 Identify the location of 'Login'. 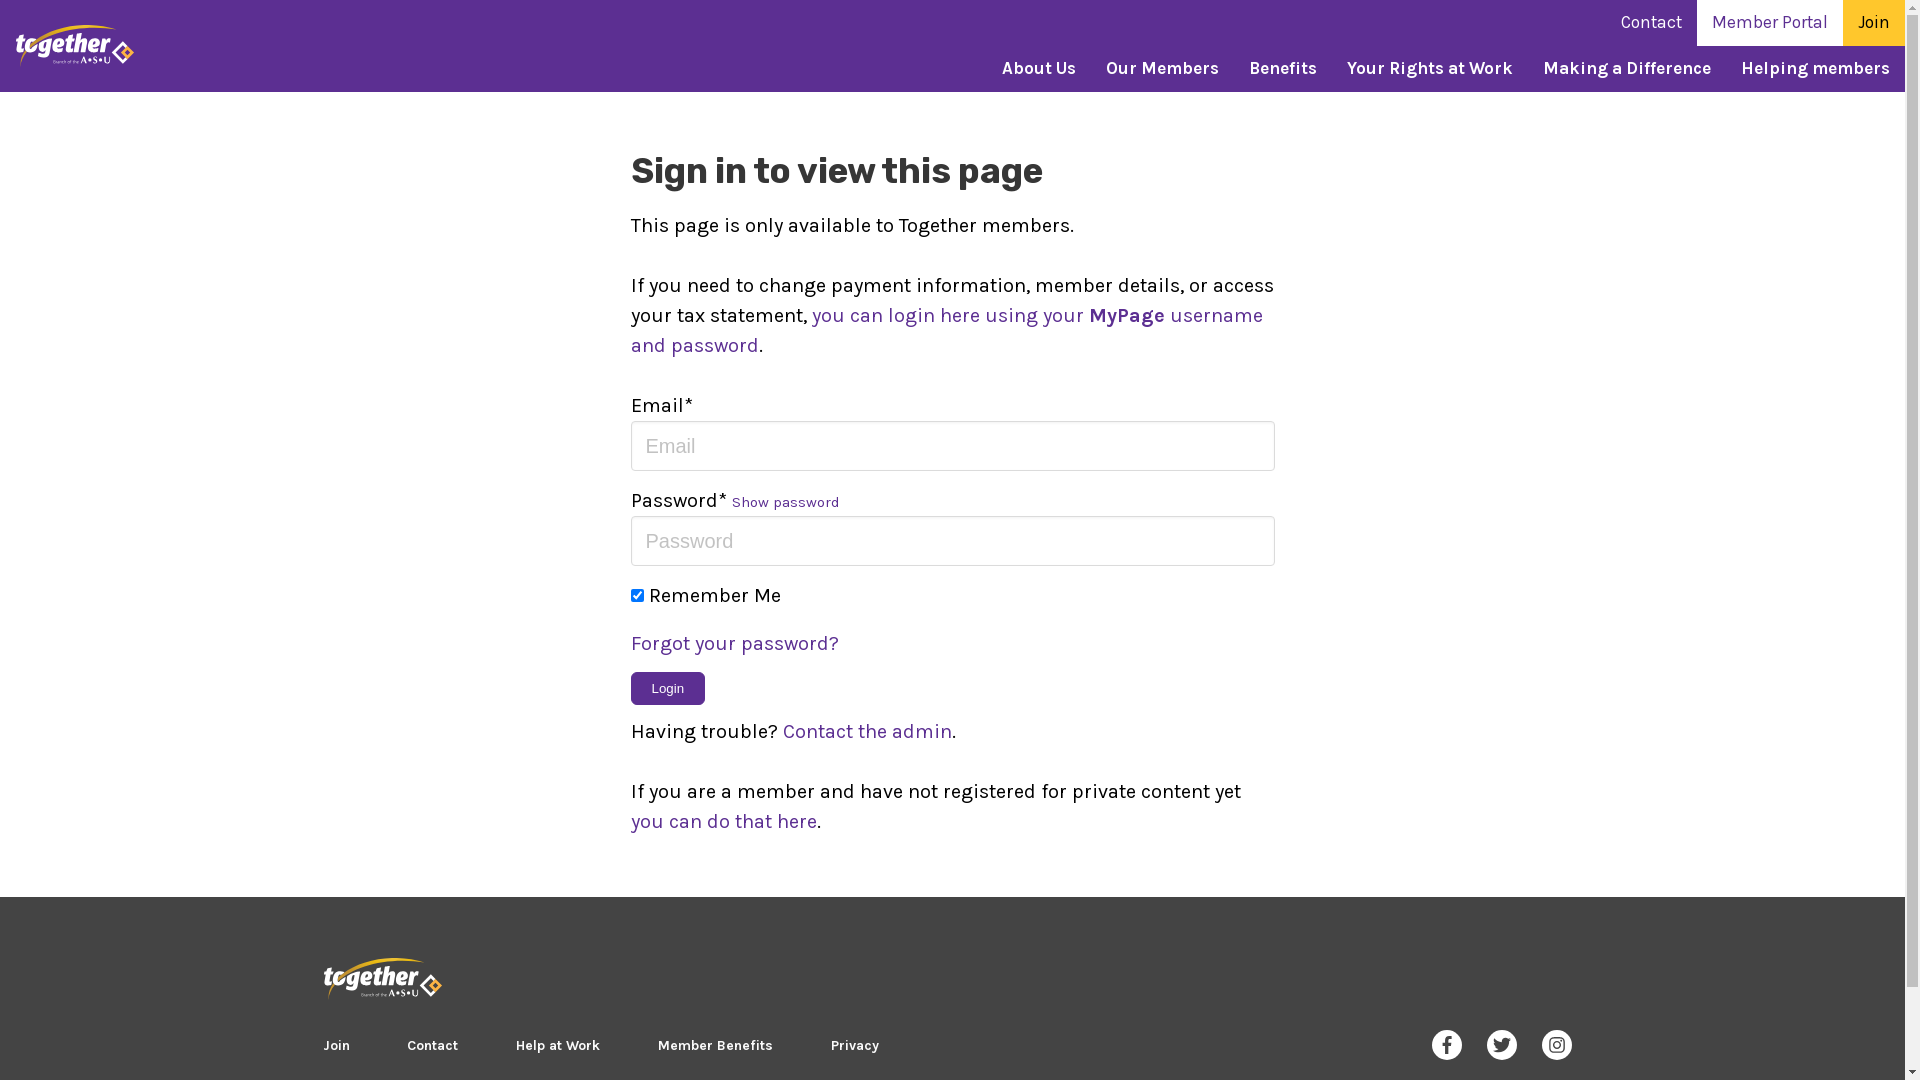
(667, 687).